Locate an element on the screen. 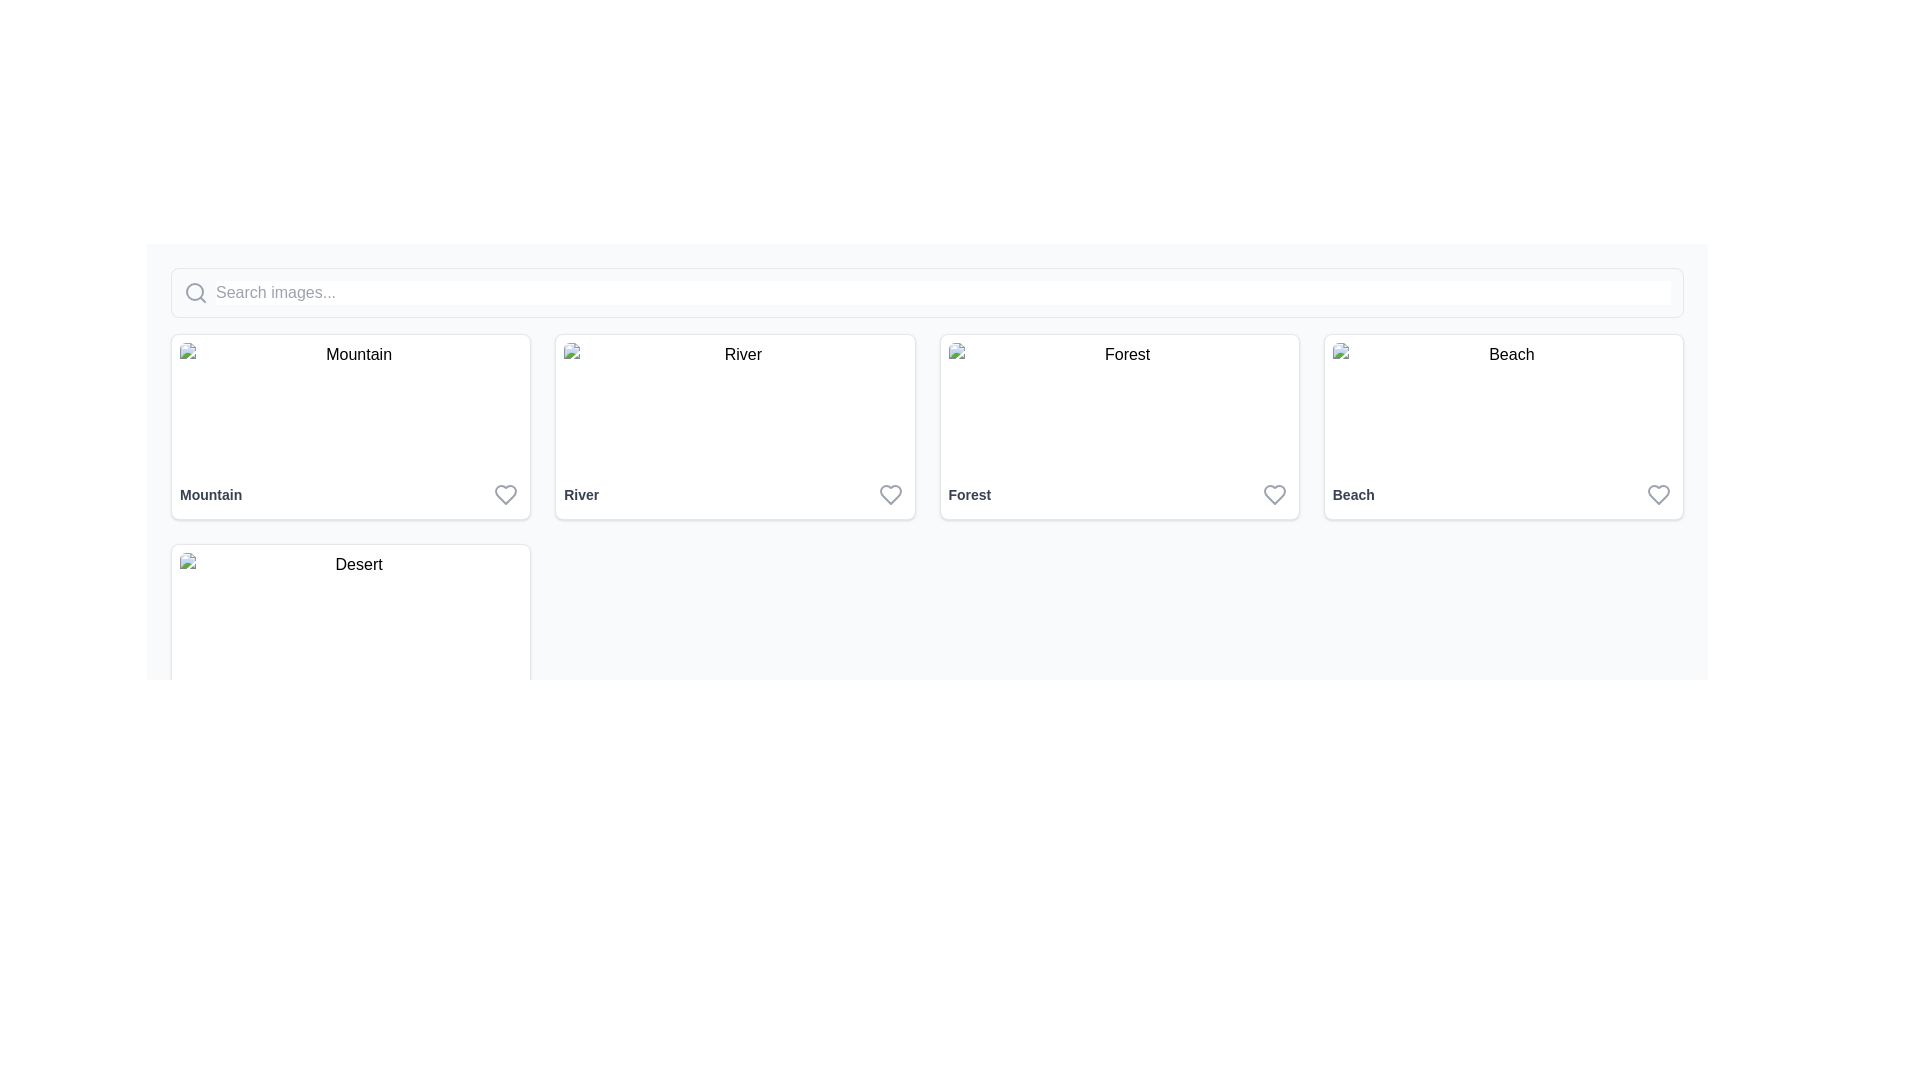 The height and width of the screenshot is (1080, 1920). the circular gray button with a hollow heart-shaped icon located at the bottom-right corner of the 'River' card is located at coordinates (889, 494).